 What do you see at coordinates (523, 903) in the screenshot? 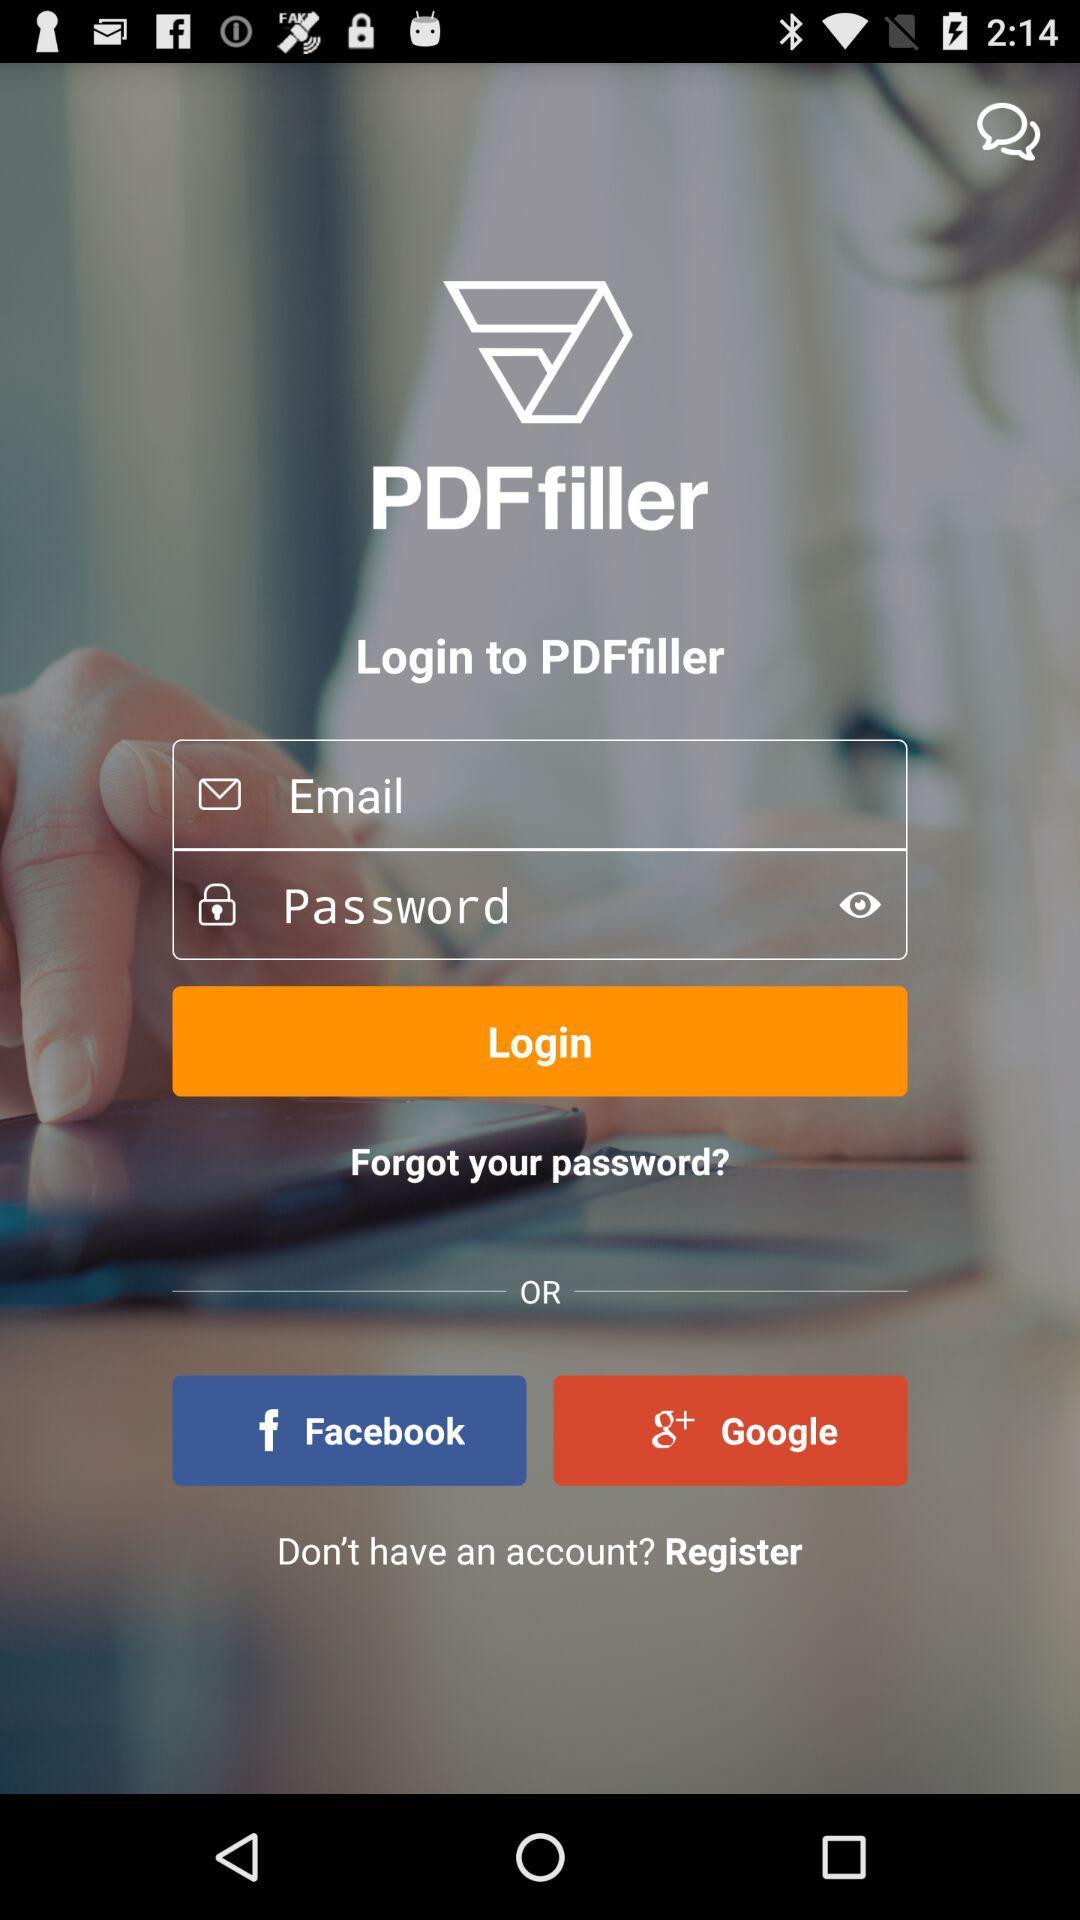
I see `password option` at bounding box center [523, 903].